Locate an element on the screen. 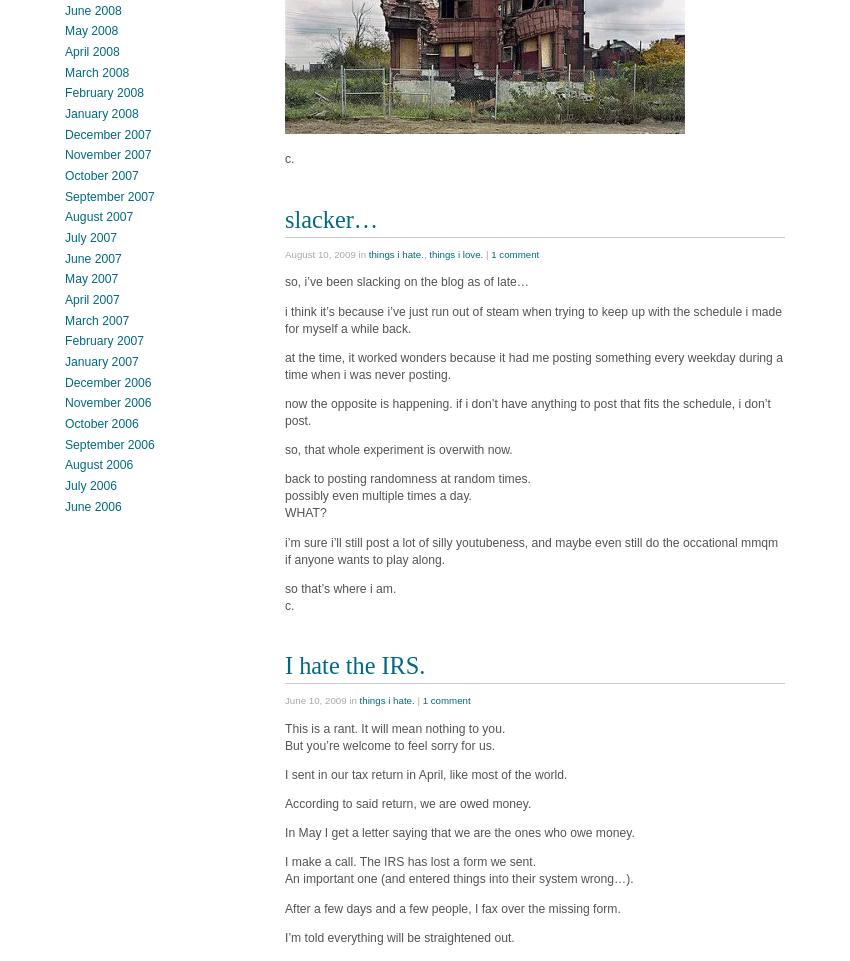 The image size is (850, 961). 'February 2008' is located at coordinates (103, 93).